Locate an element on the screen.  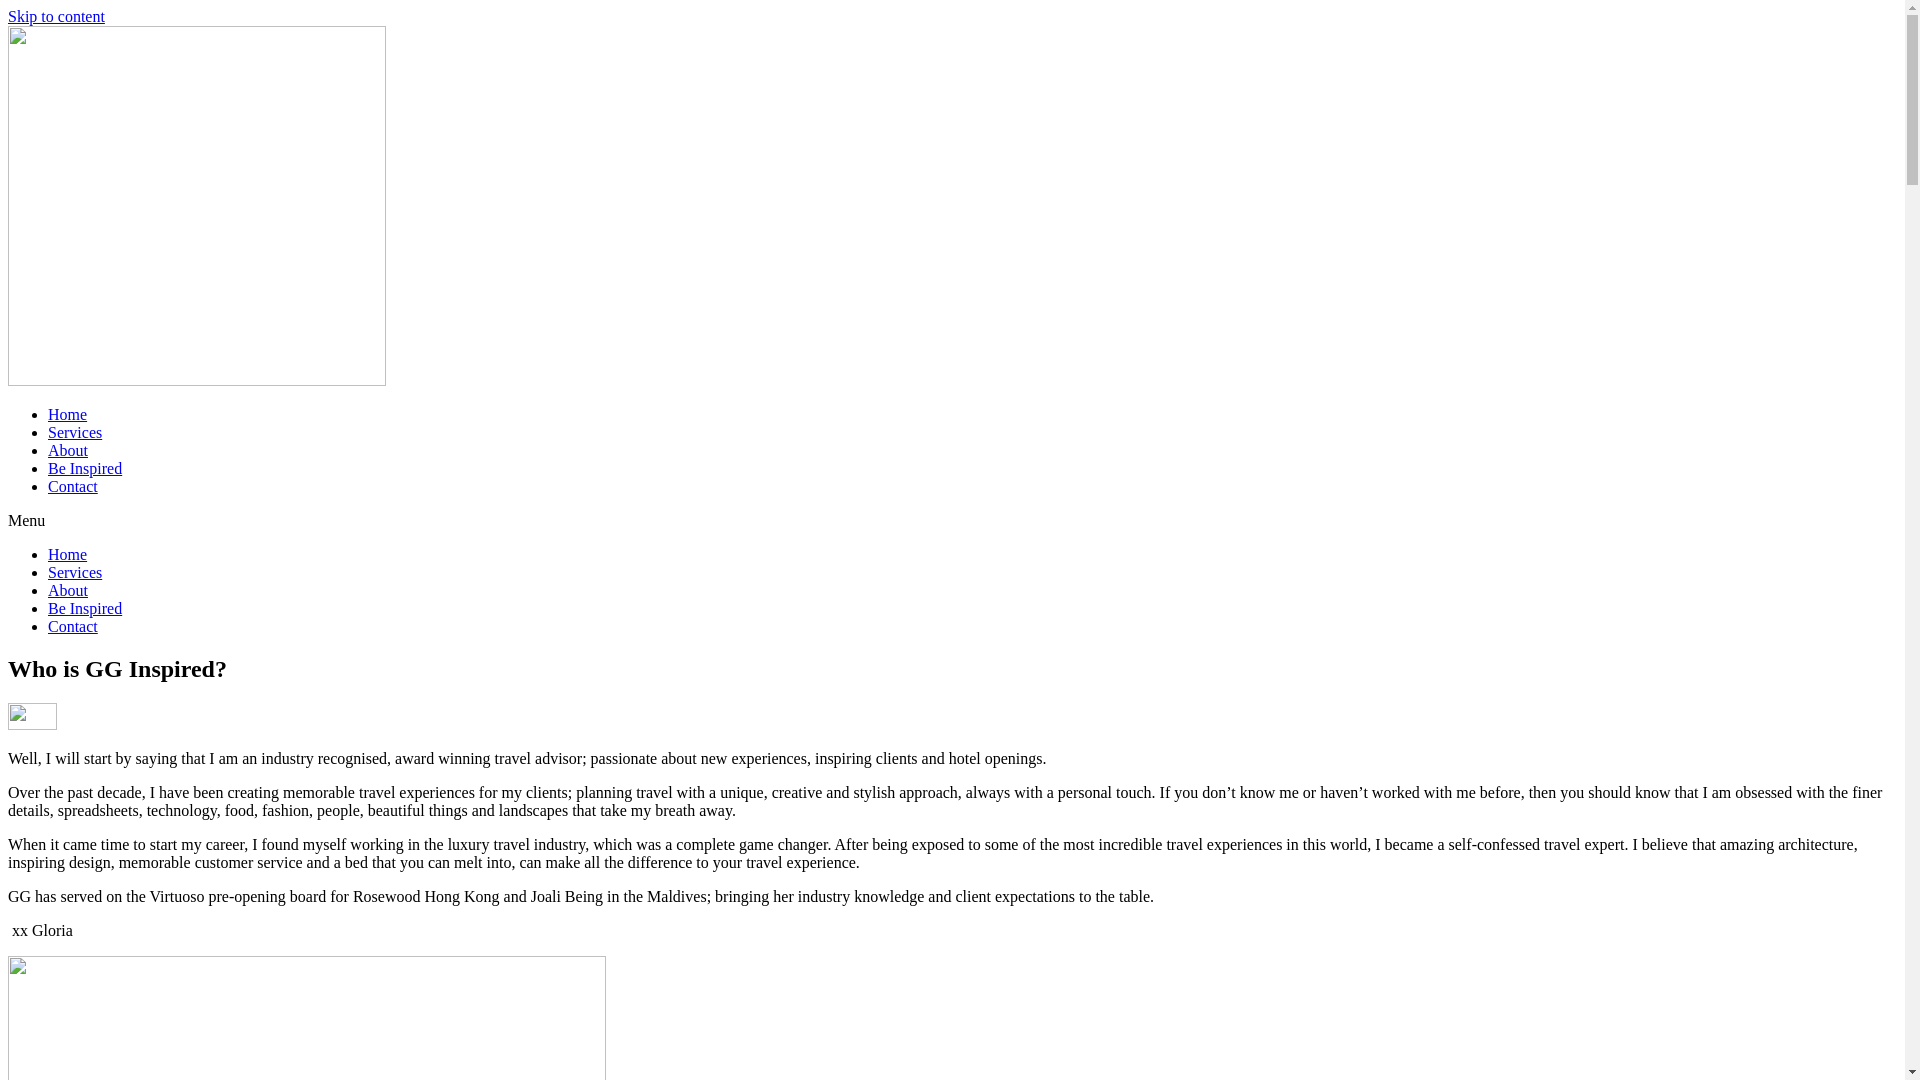
'Contact' is located at coordinates (72, 625).